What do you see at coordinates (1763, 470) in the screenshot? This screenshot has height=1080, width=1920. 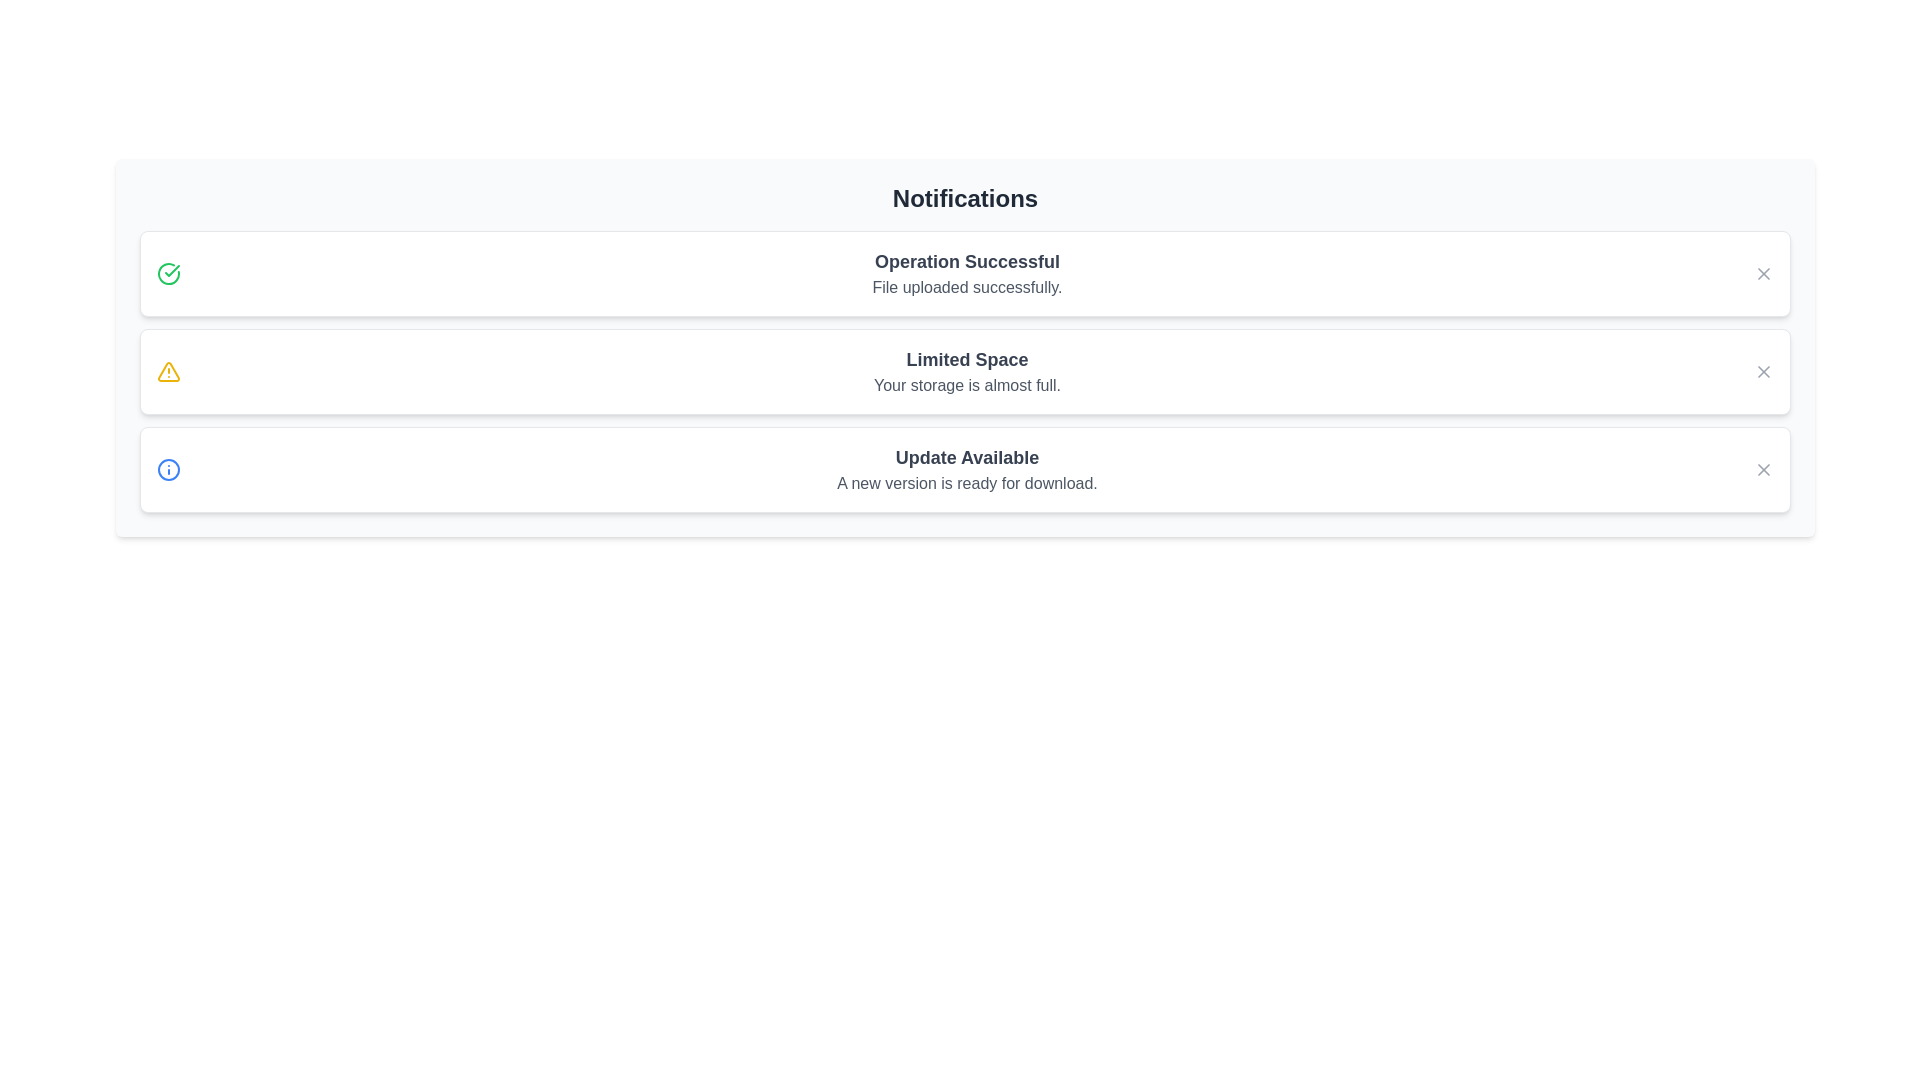 I see `the close button of the notification with title Update Available` at bounding box center [1763, 470].